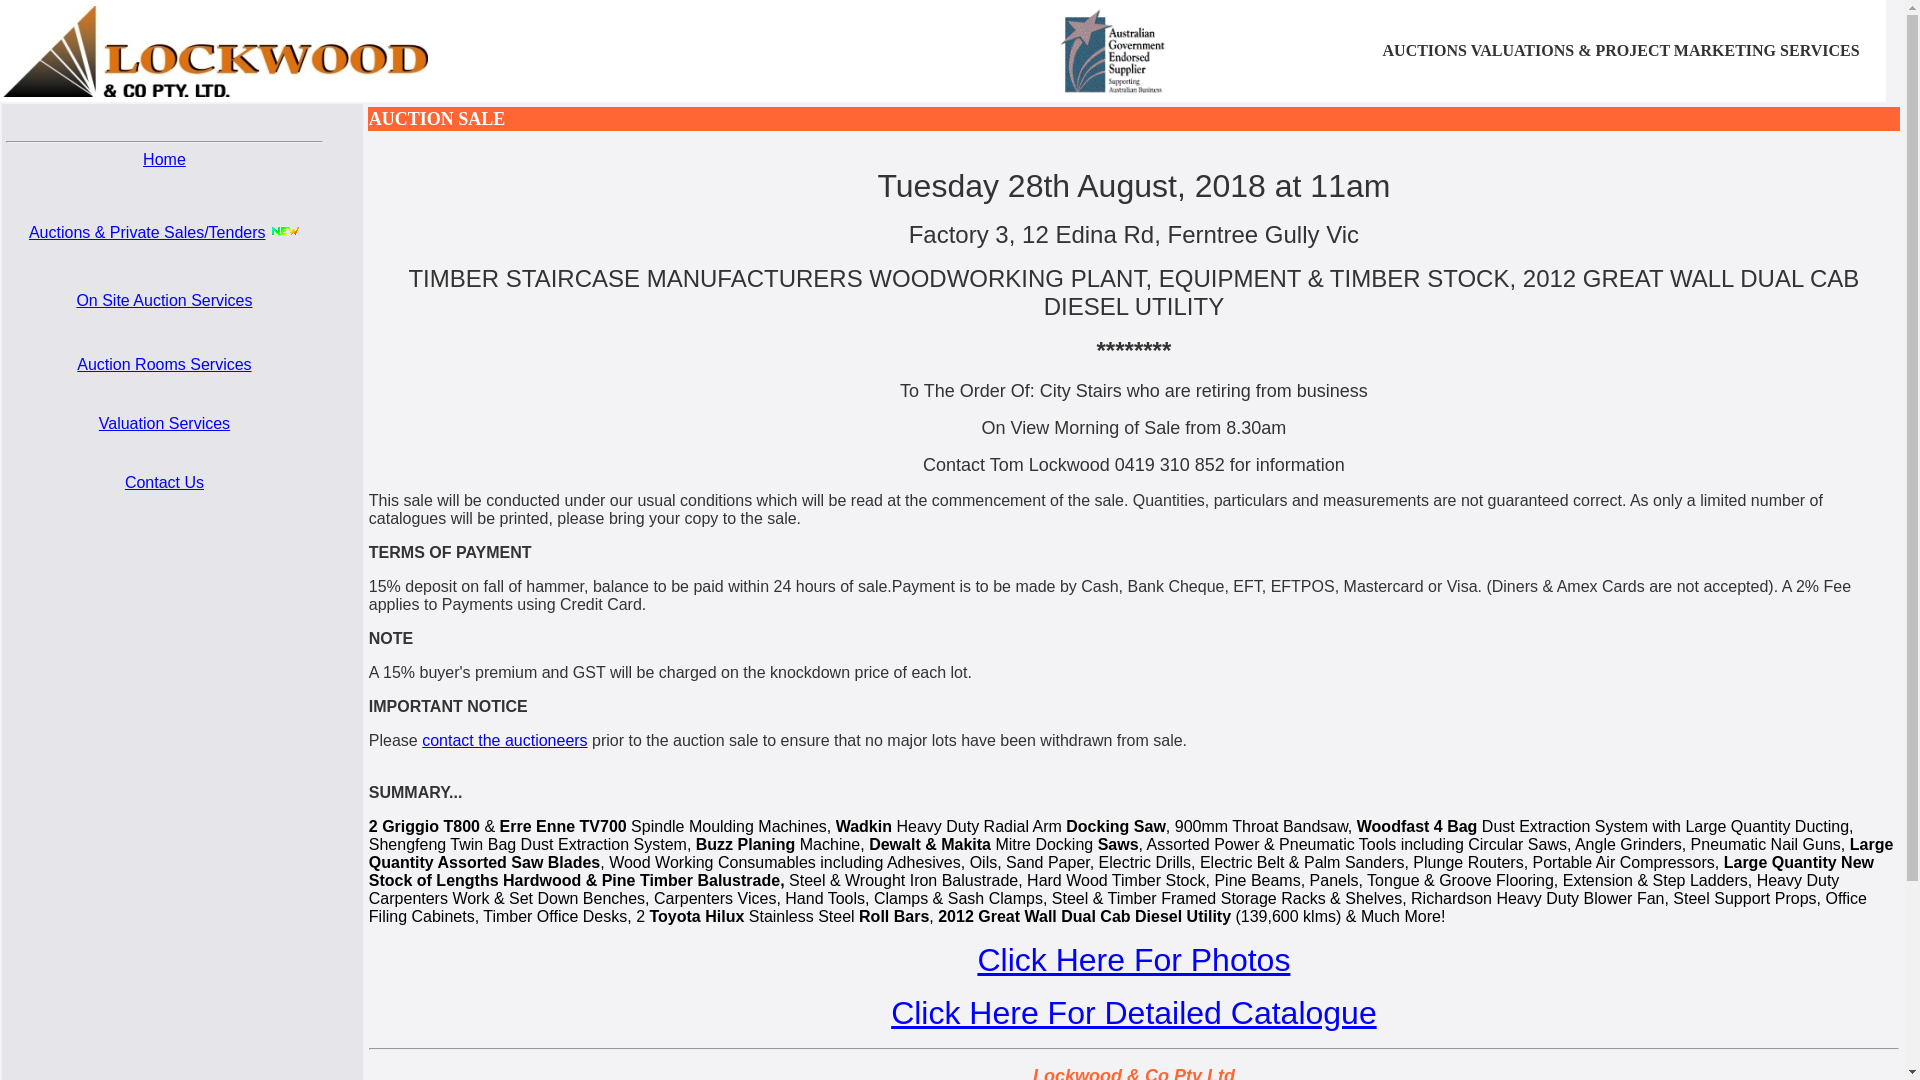 The image size is (1920, 1080). I want to click on 'Auction Rooms Services', so click(163, 364).